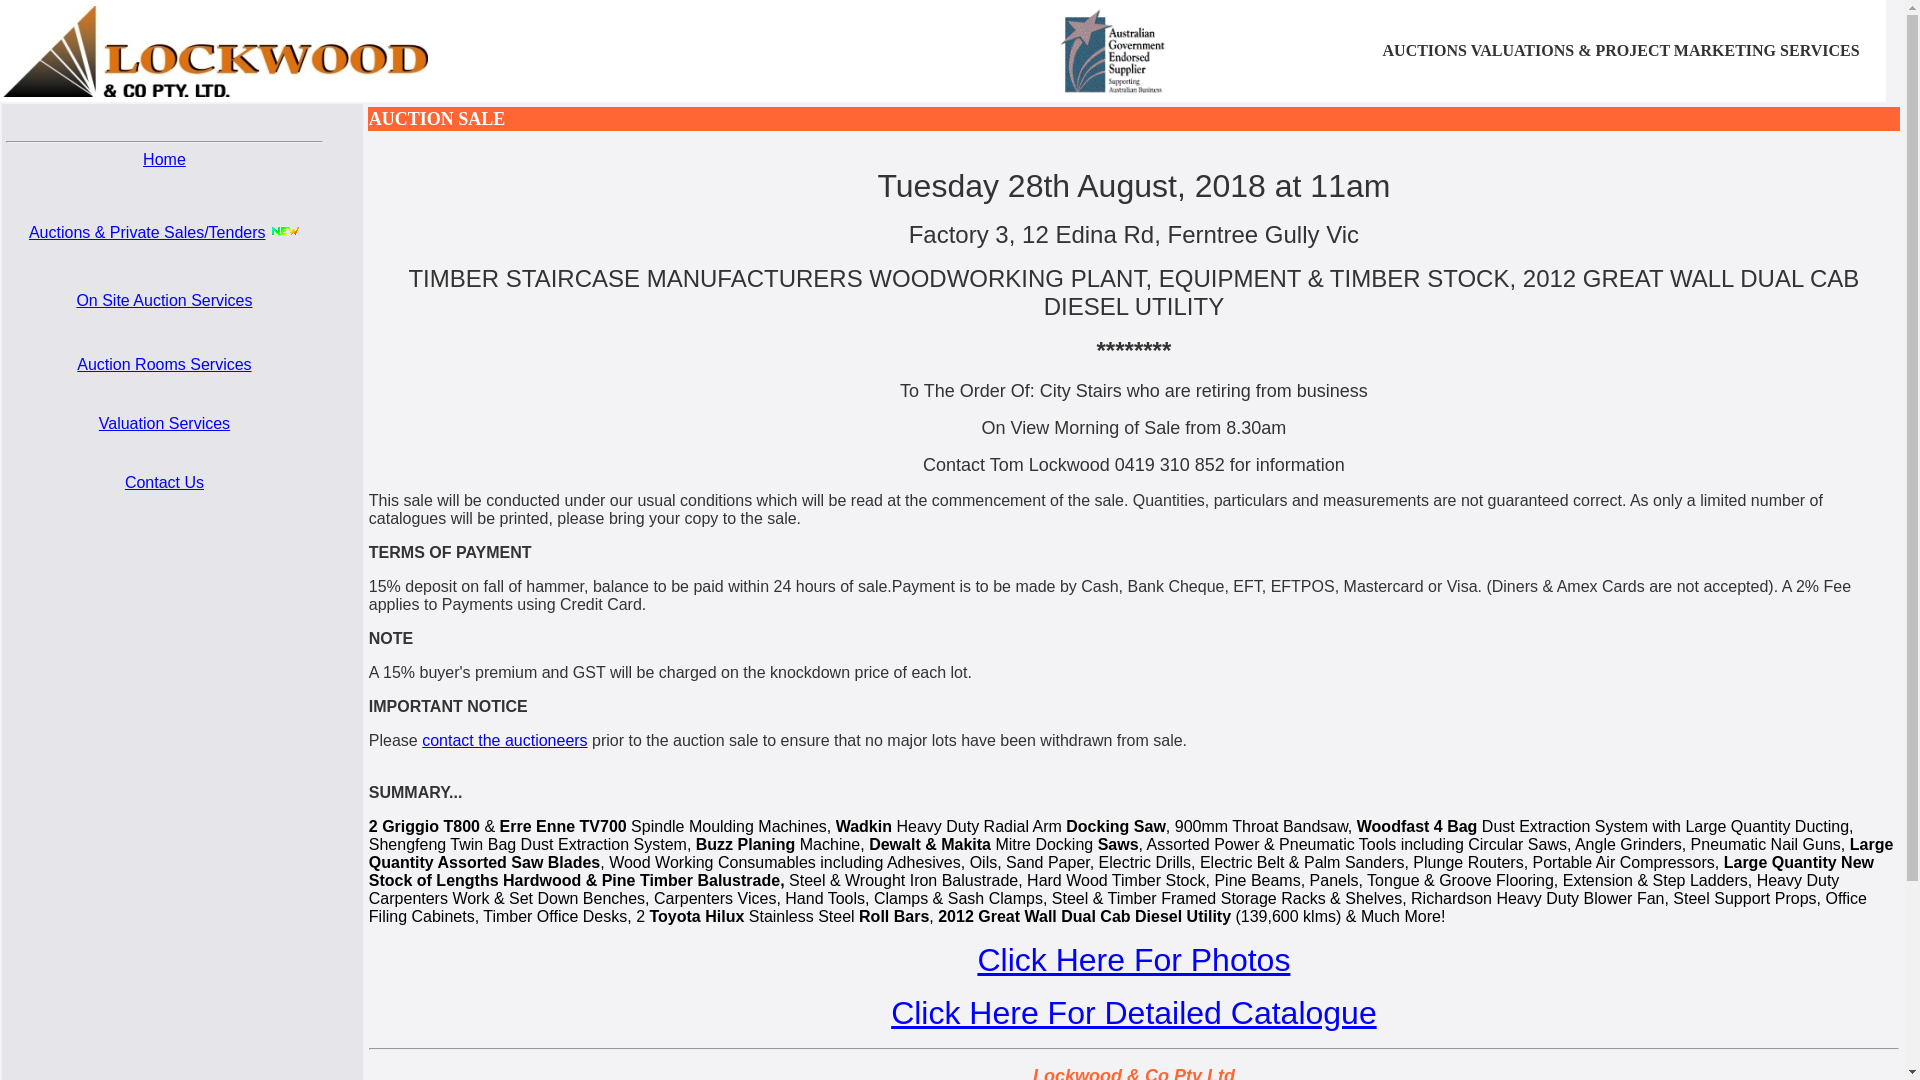 The image size is (1920, 1080). I want to click on 'Auction Rooms Services', so click(163, 364).